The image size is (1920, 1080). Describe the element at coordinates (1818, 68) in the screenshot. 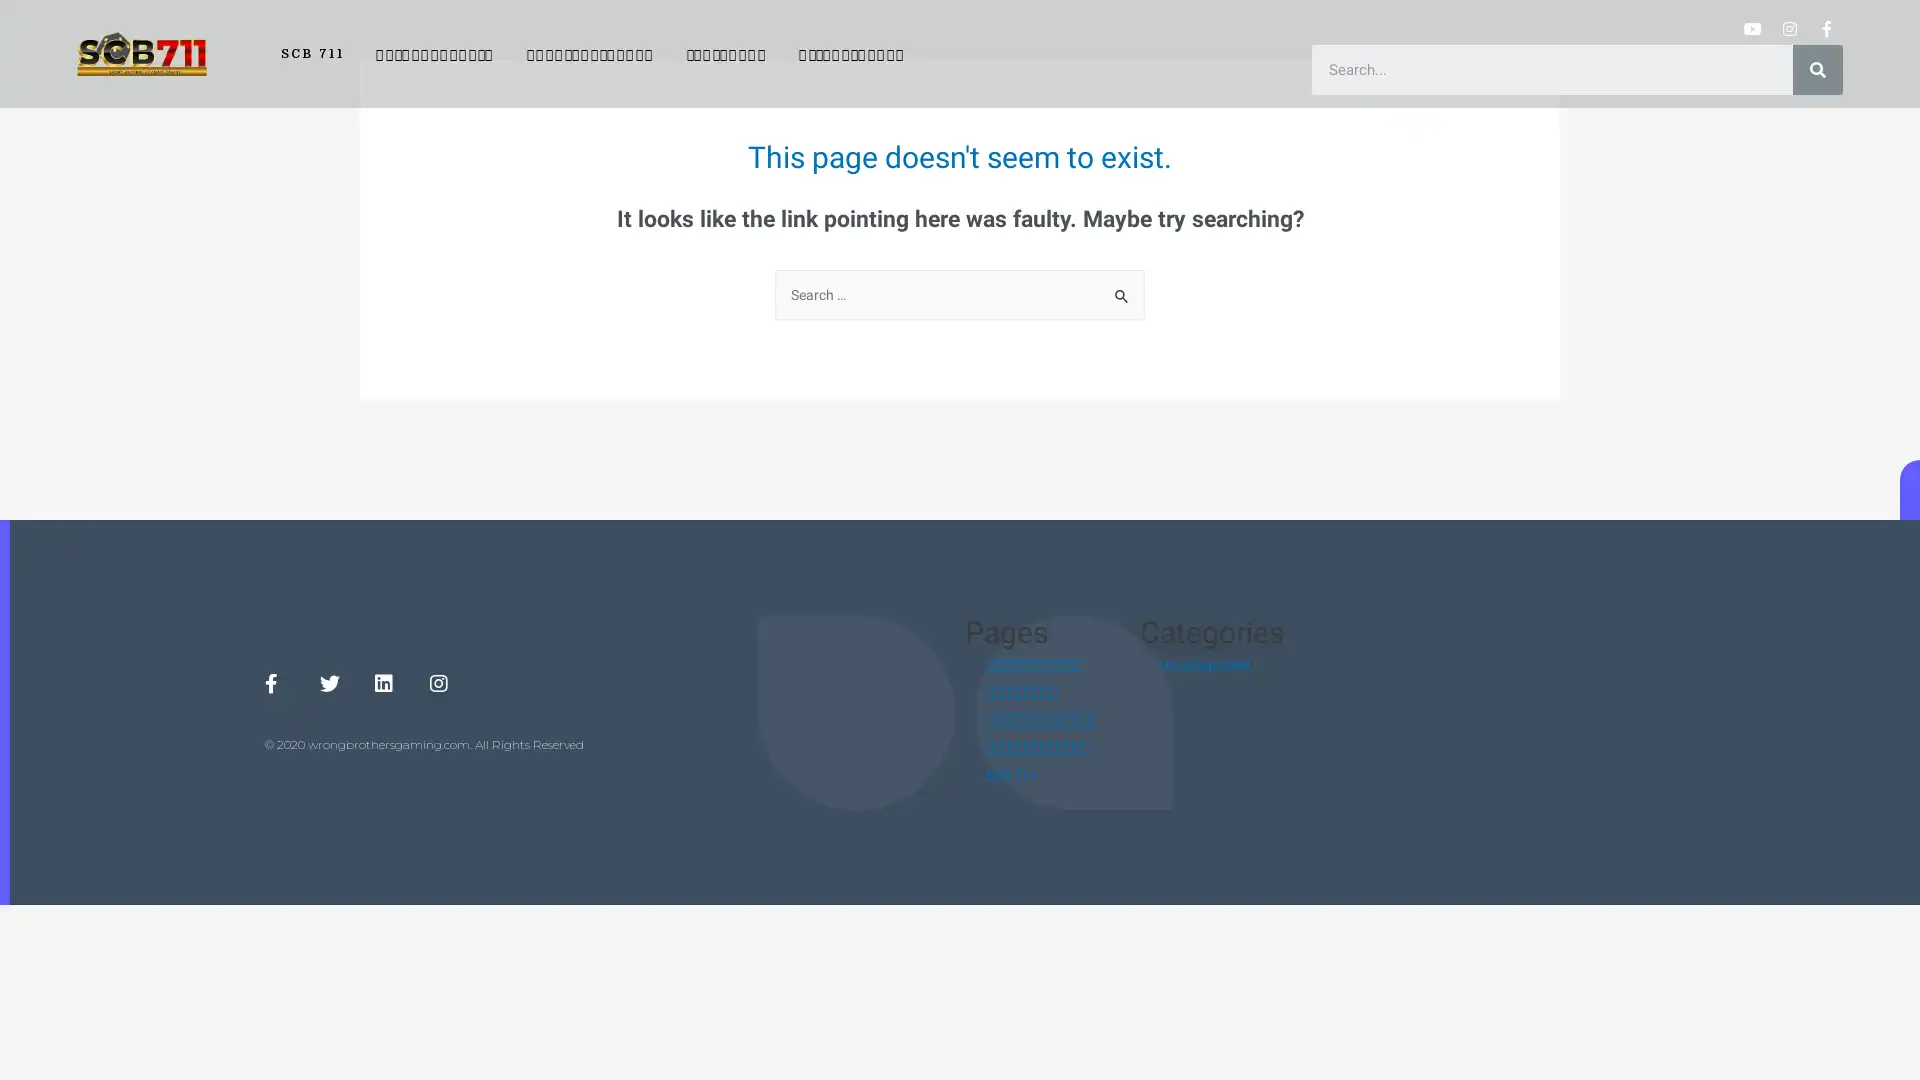

I see `Search` at that location.